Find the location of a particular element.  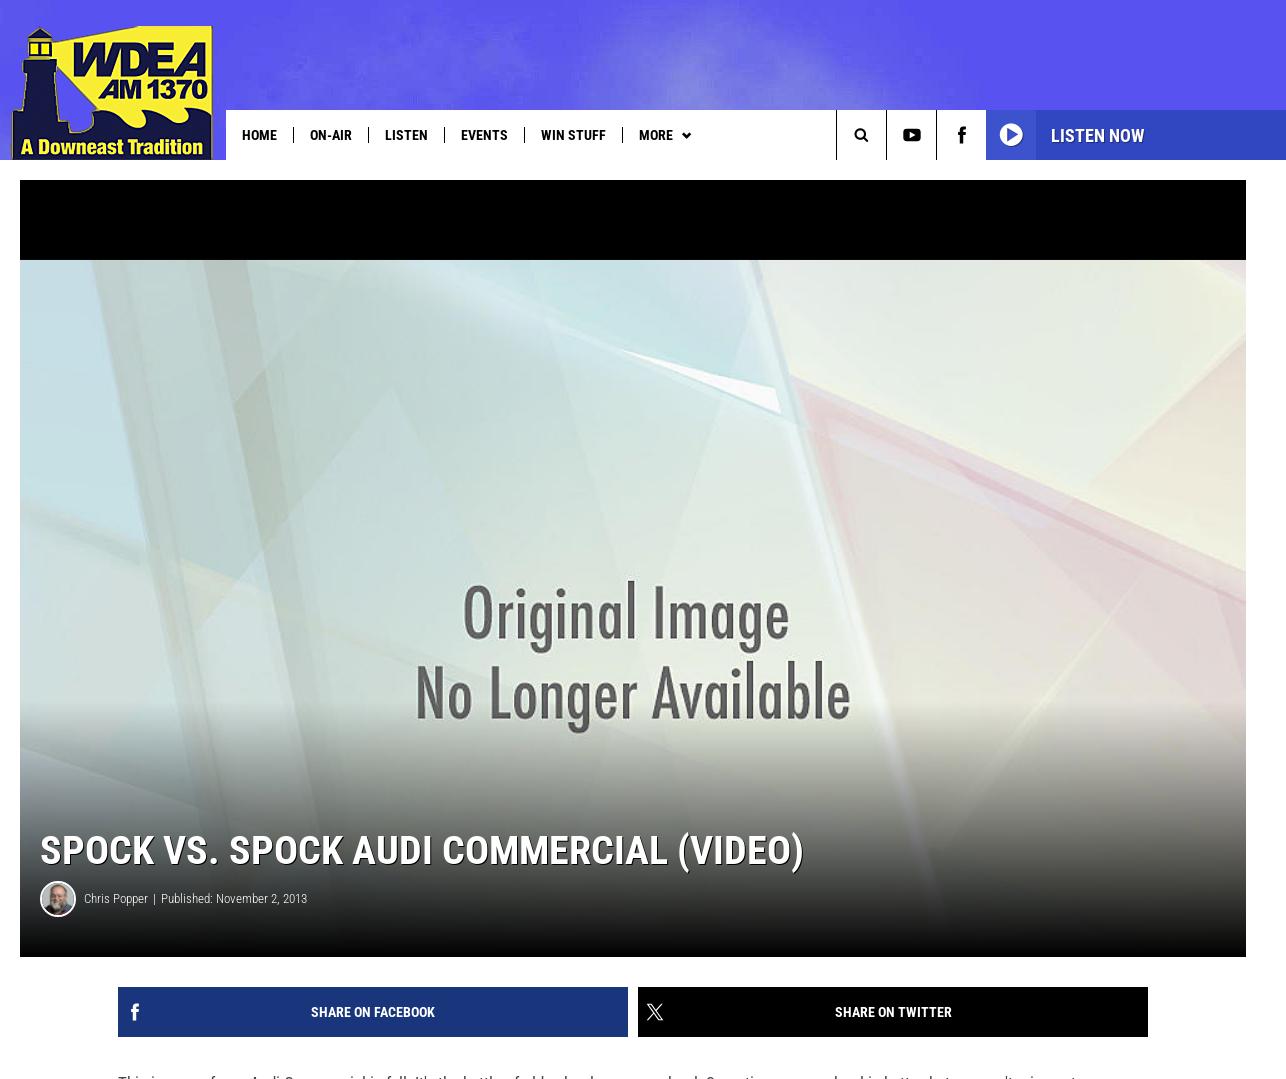

'On-Air' is located at coordinates (330, 133).